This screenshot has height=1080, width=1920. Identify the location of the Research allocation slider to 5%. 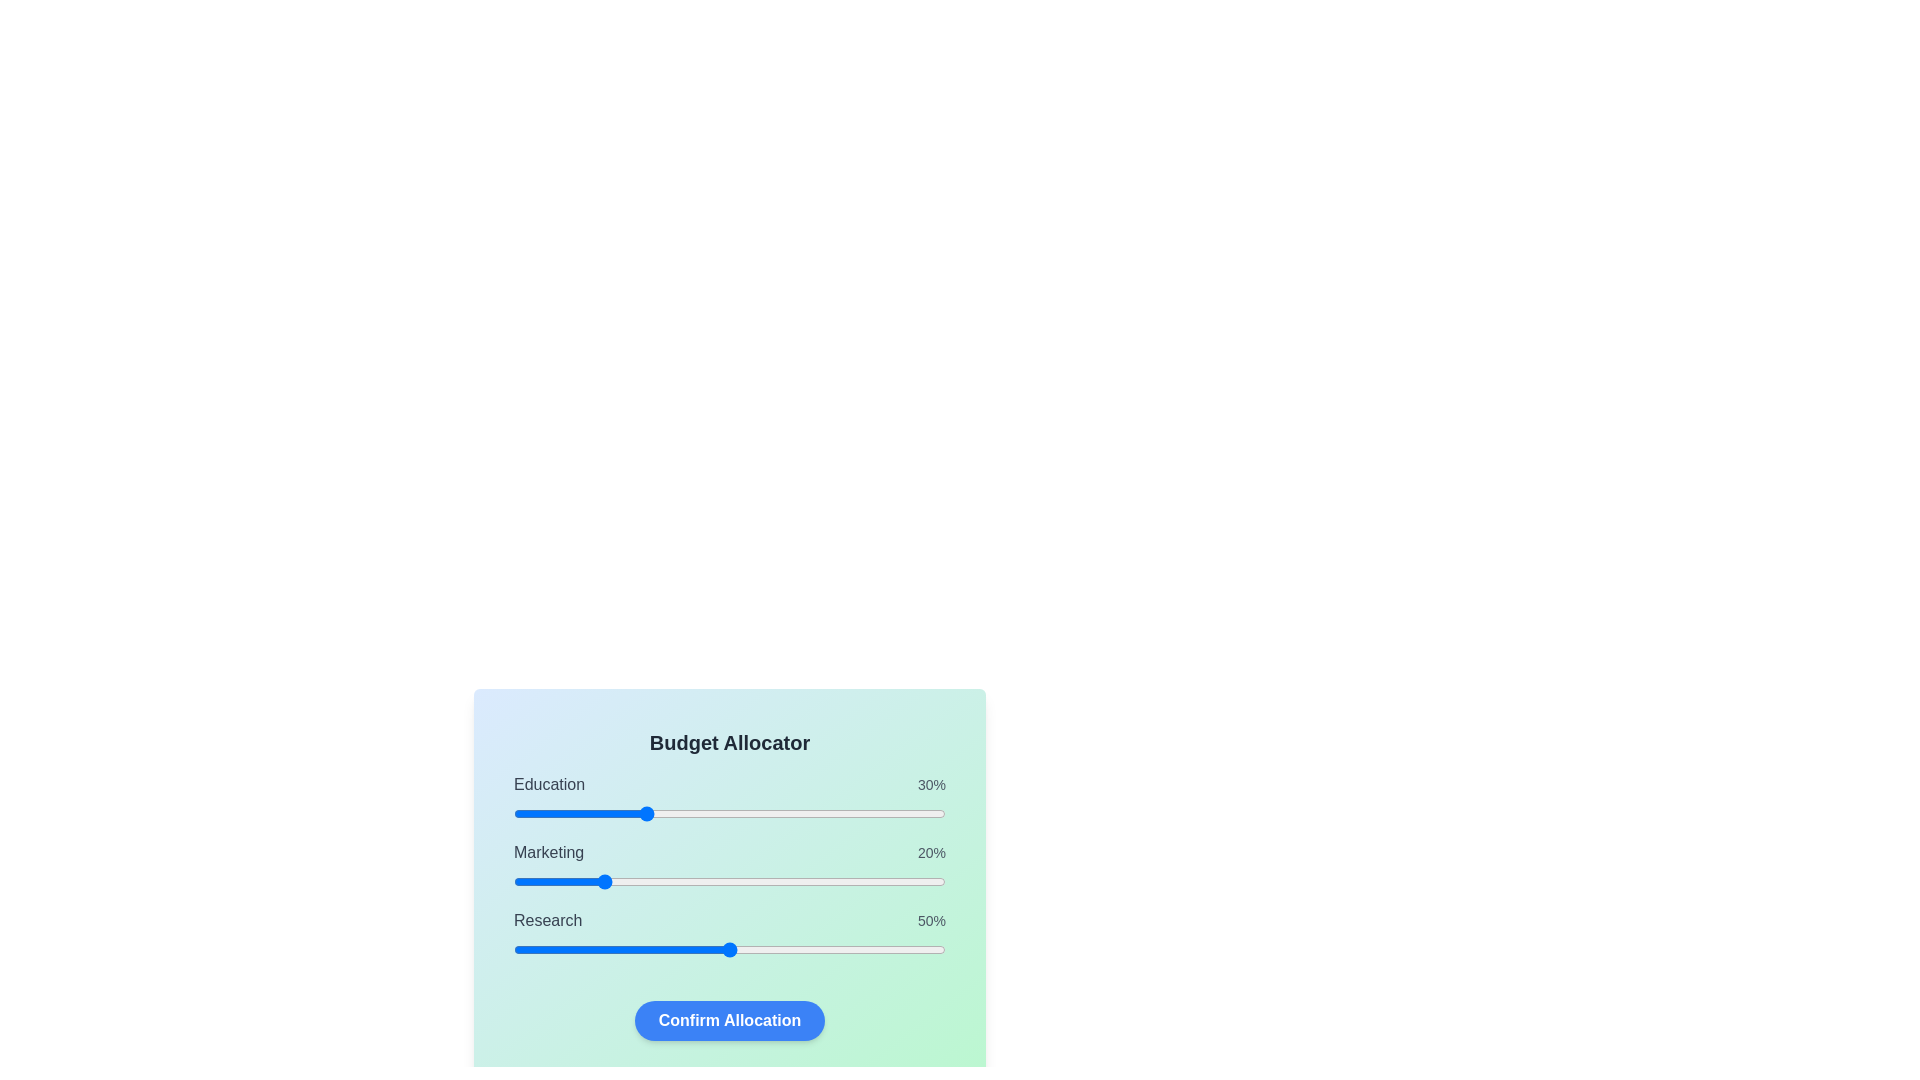
(535, 948).